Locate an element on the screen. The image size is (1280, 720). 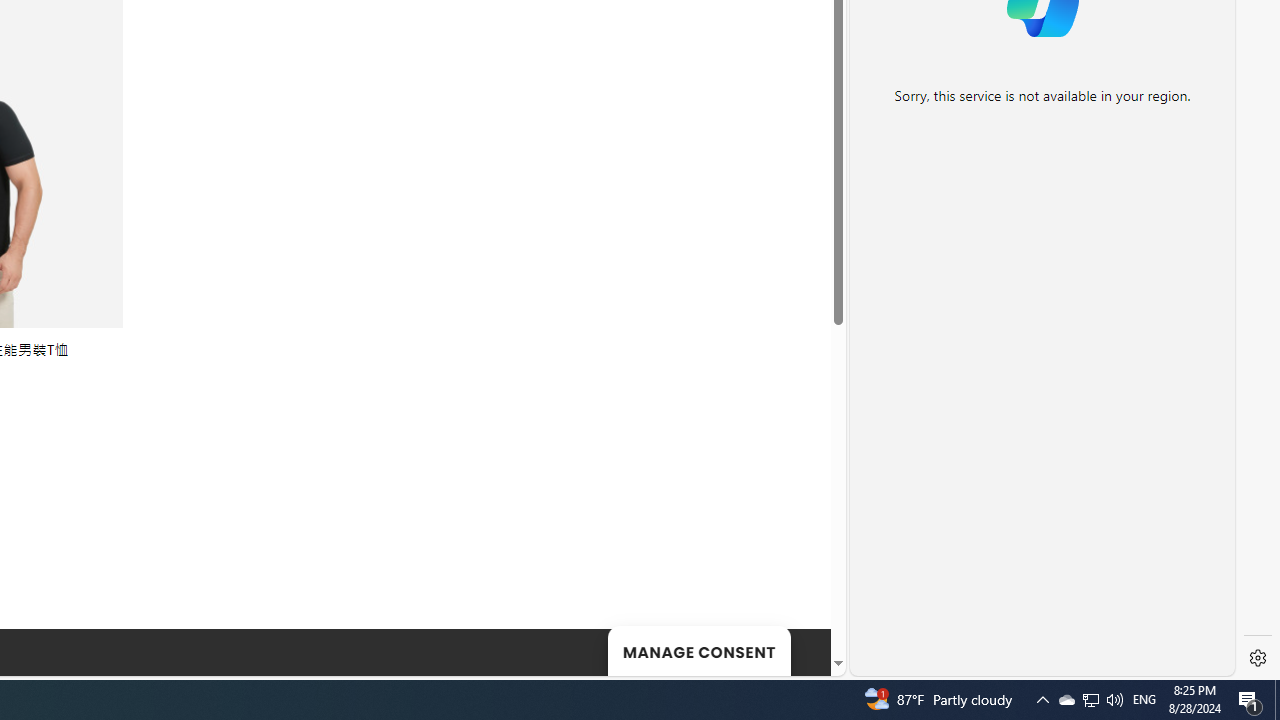
'Settings' is located at coordinates (1257, 658).